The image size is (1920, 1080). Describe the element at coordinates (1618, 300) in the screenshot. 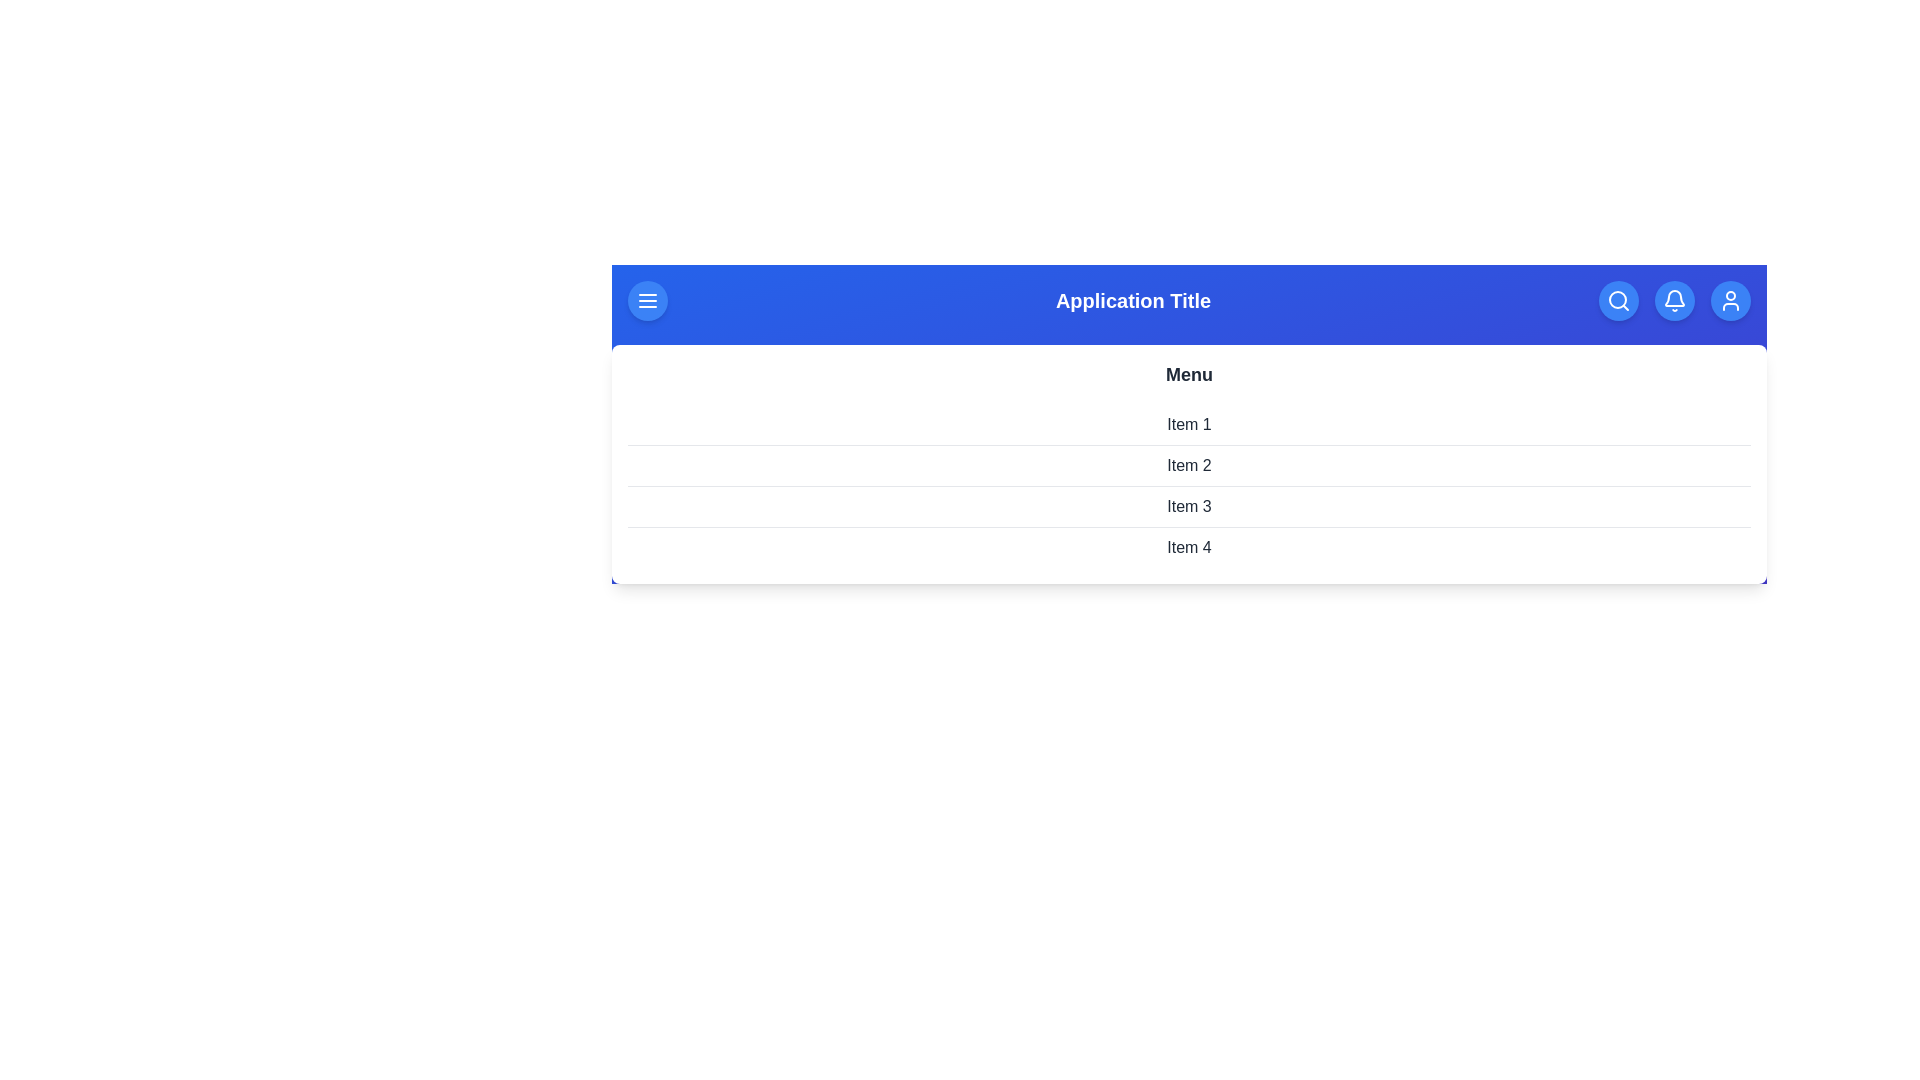

I see `the search button to activate the search functionality` at that location.